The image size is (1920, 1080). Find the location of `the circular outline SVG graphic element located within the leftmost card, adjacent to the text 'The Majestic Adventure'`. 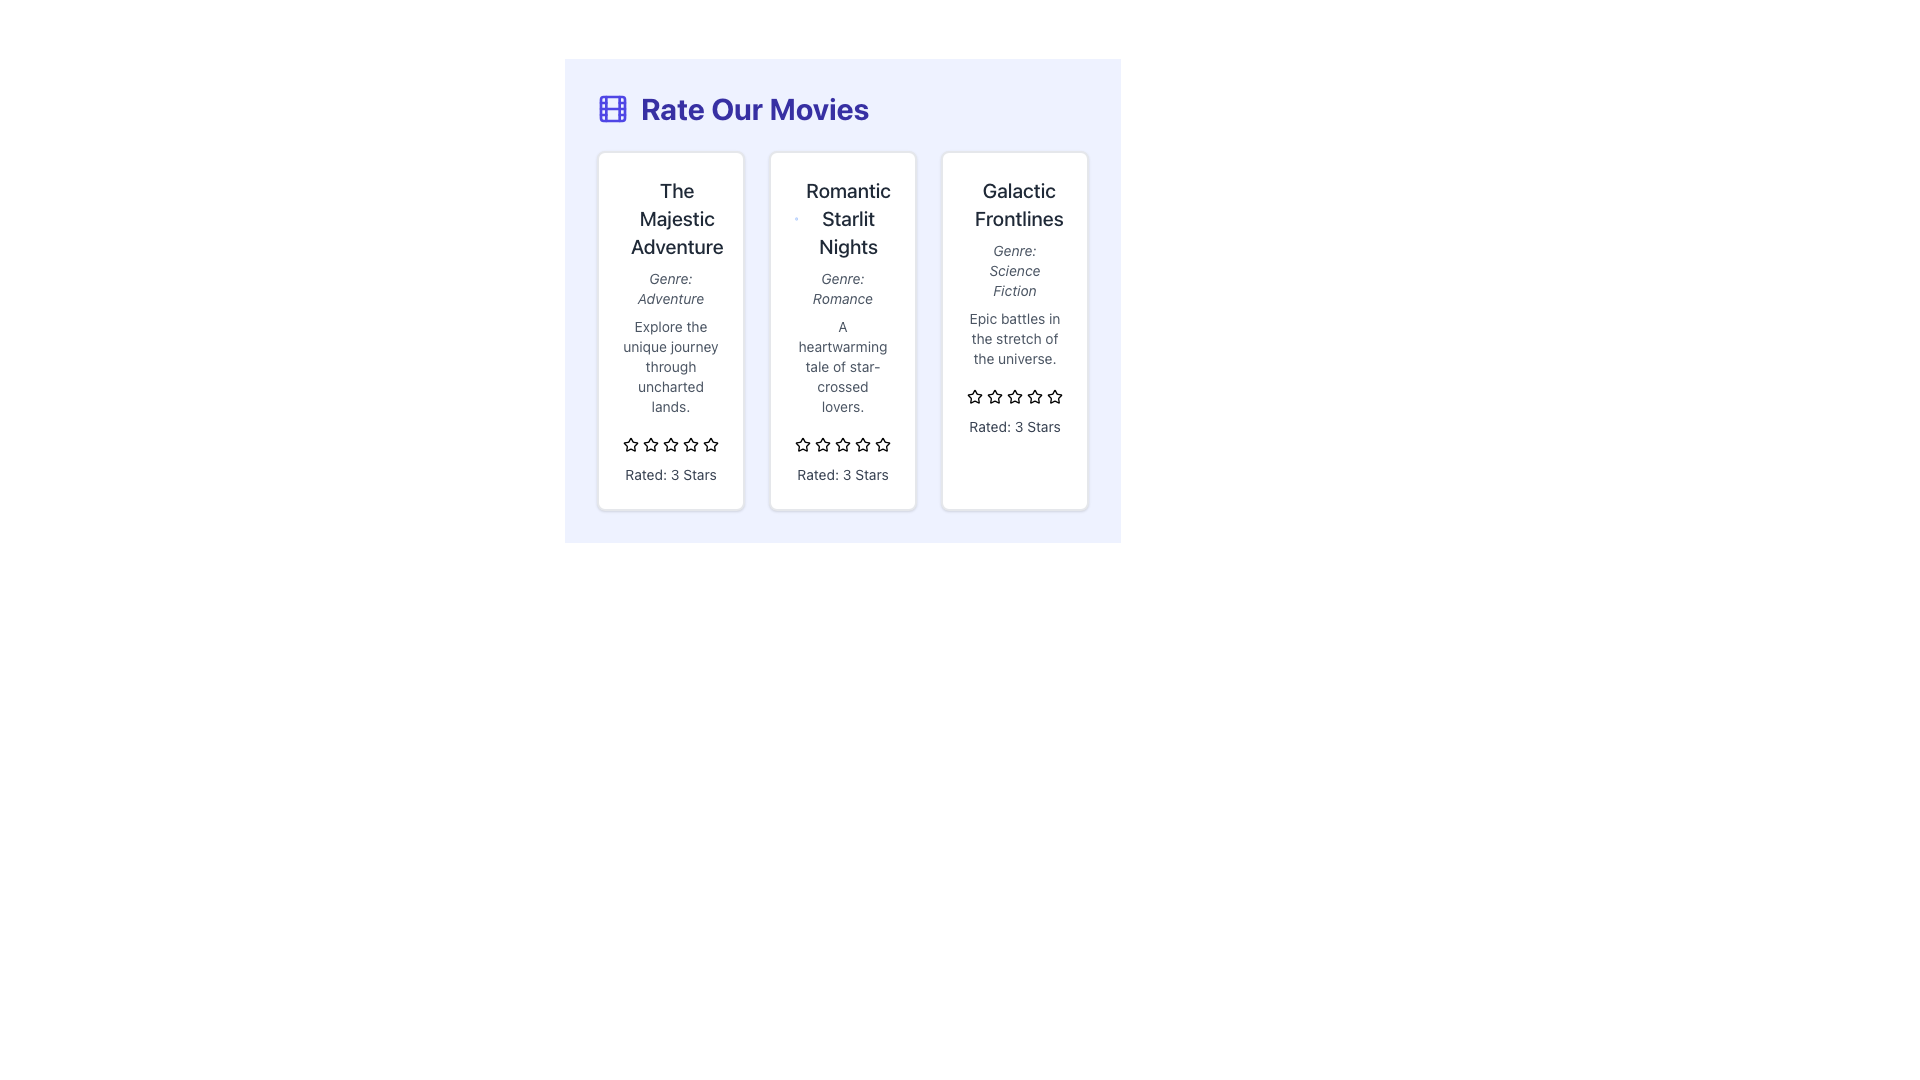

the circular outline SVG graphic element located within the leftmost card, adjacent to the text 'The Majestic Adventure' is located at coordinates (633, 220).